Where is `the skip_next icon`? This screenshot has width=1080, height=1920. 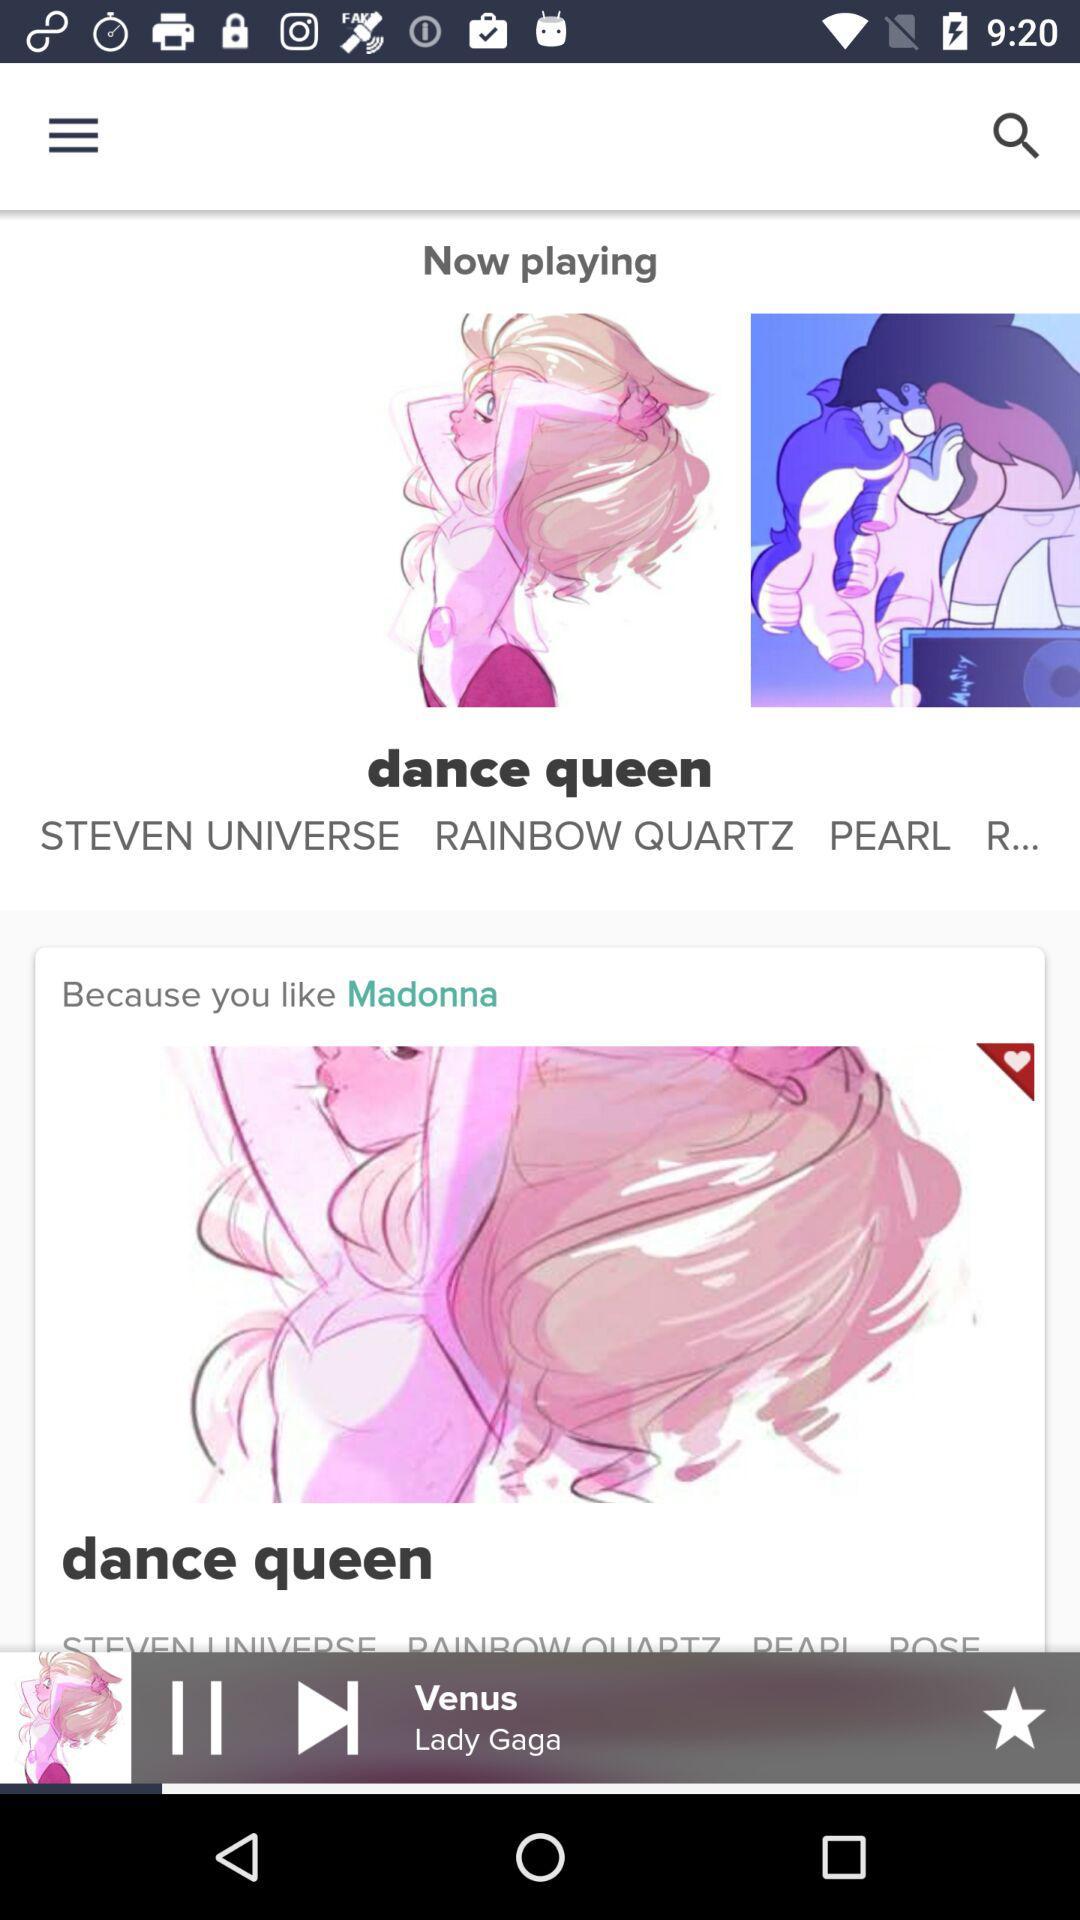
the skip_next icon is located at coordinates (327, 1716).